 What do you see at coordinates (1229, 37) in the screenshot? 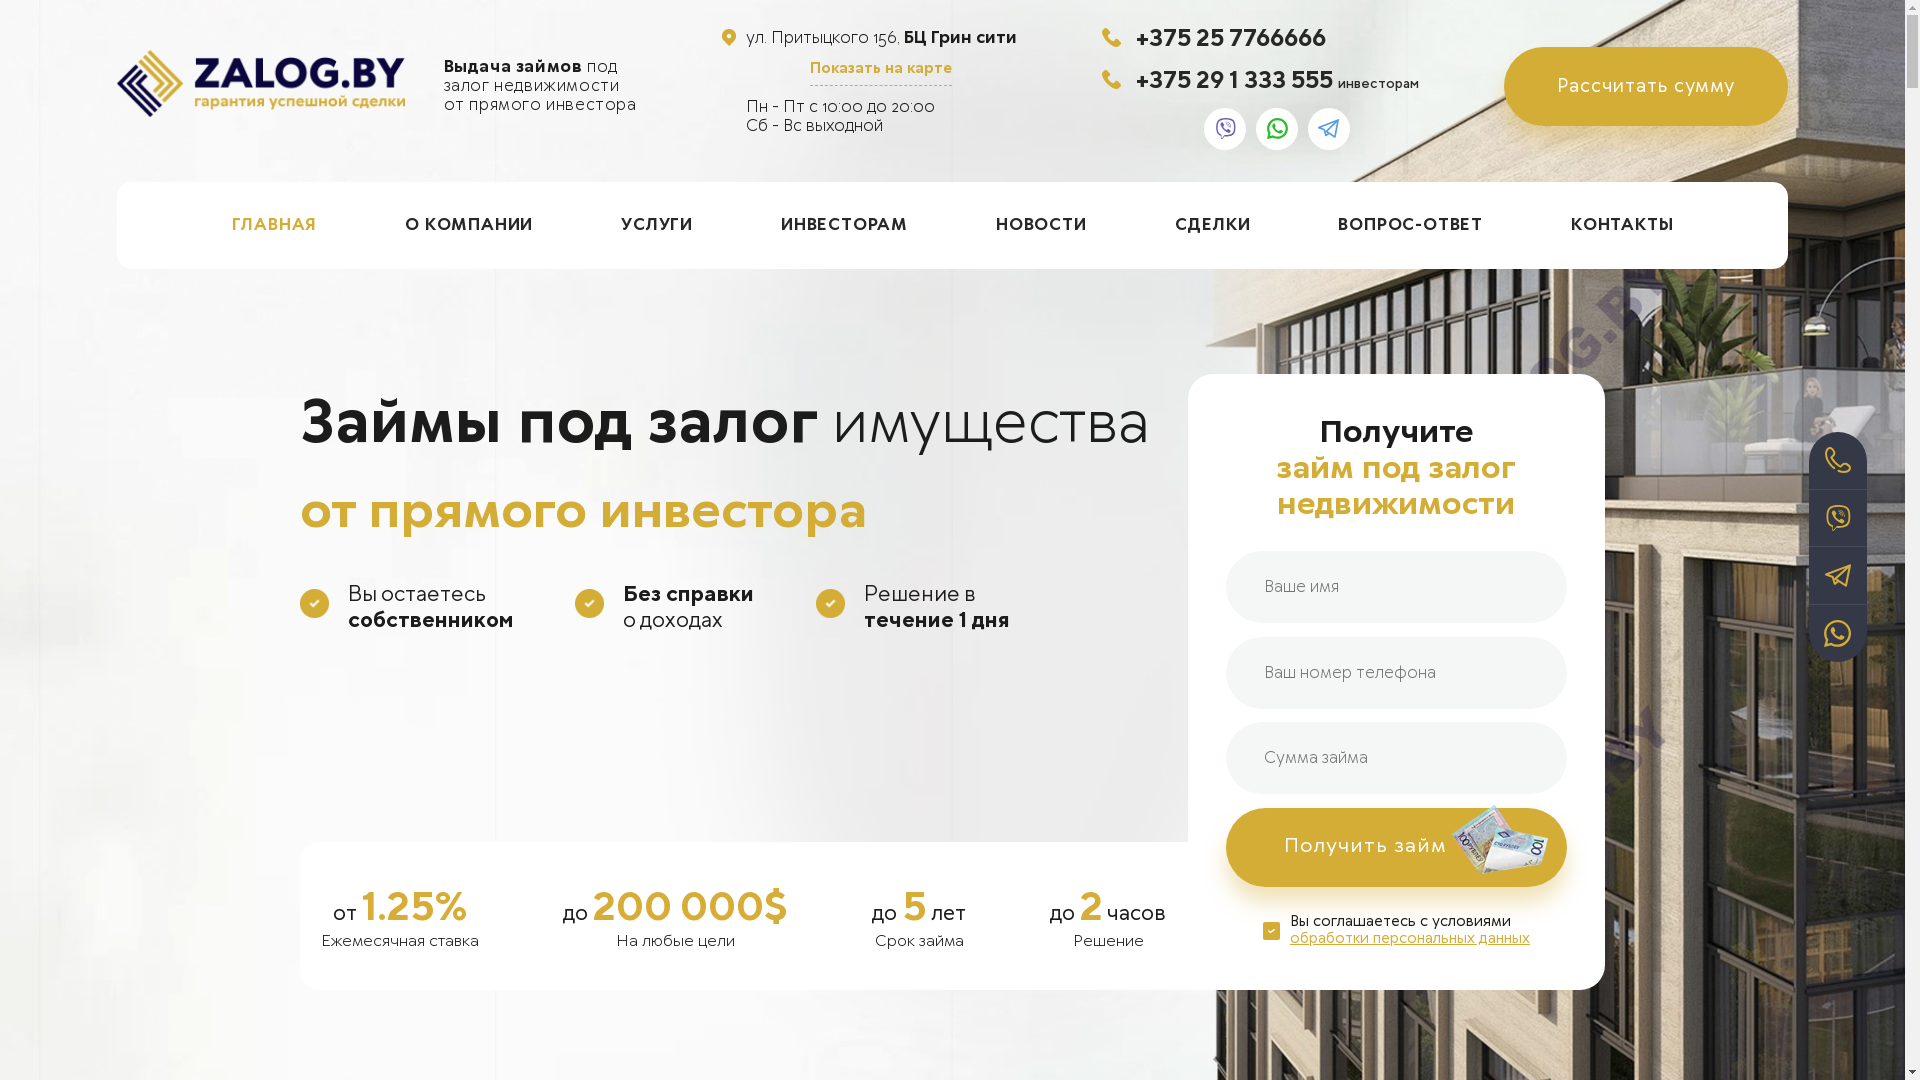
I see `'+375 25 7766666'` at bounding box center [1229, 37].